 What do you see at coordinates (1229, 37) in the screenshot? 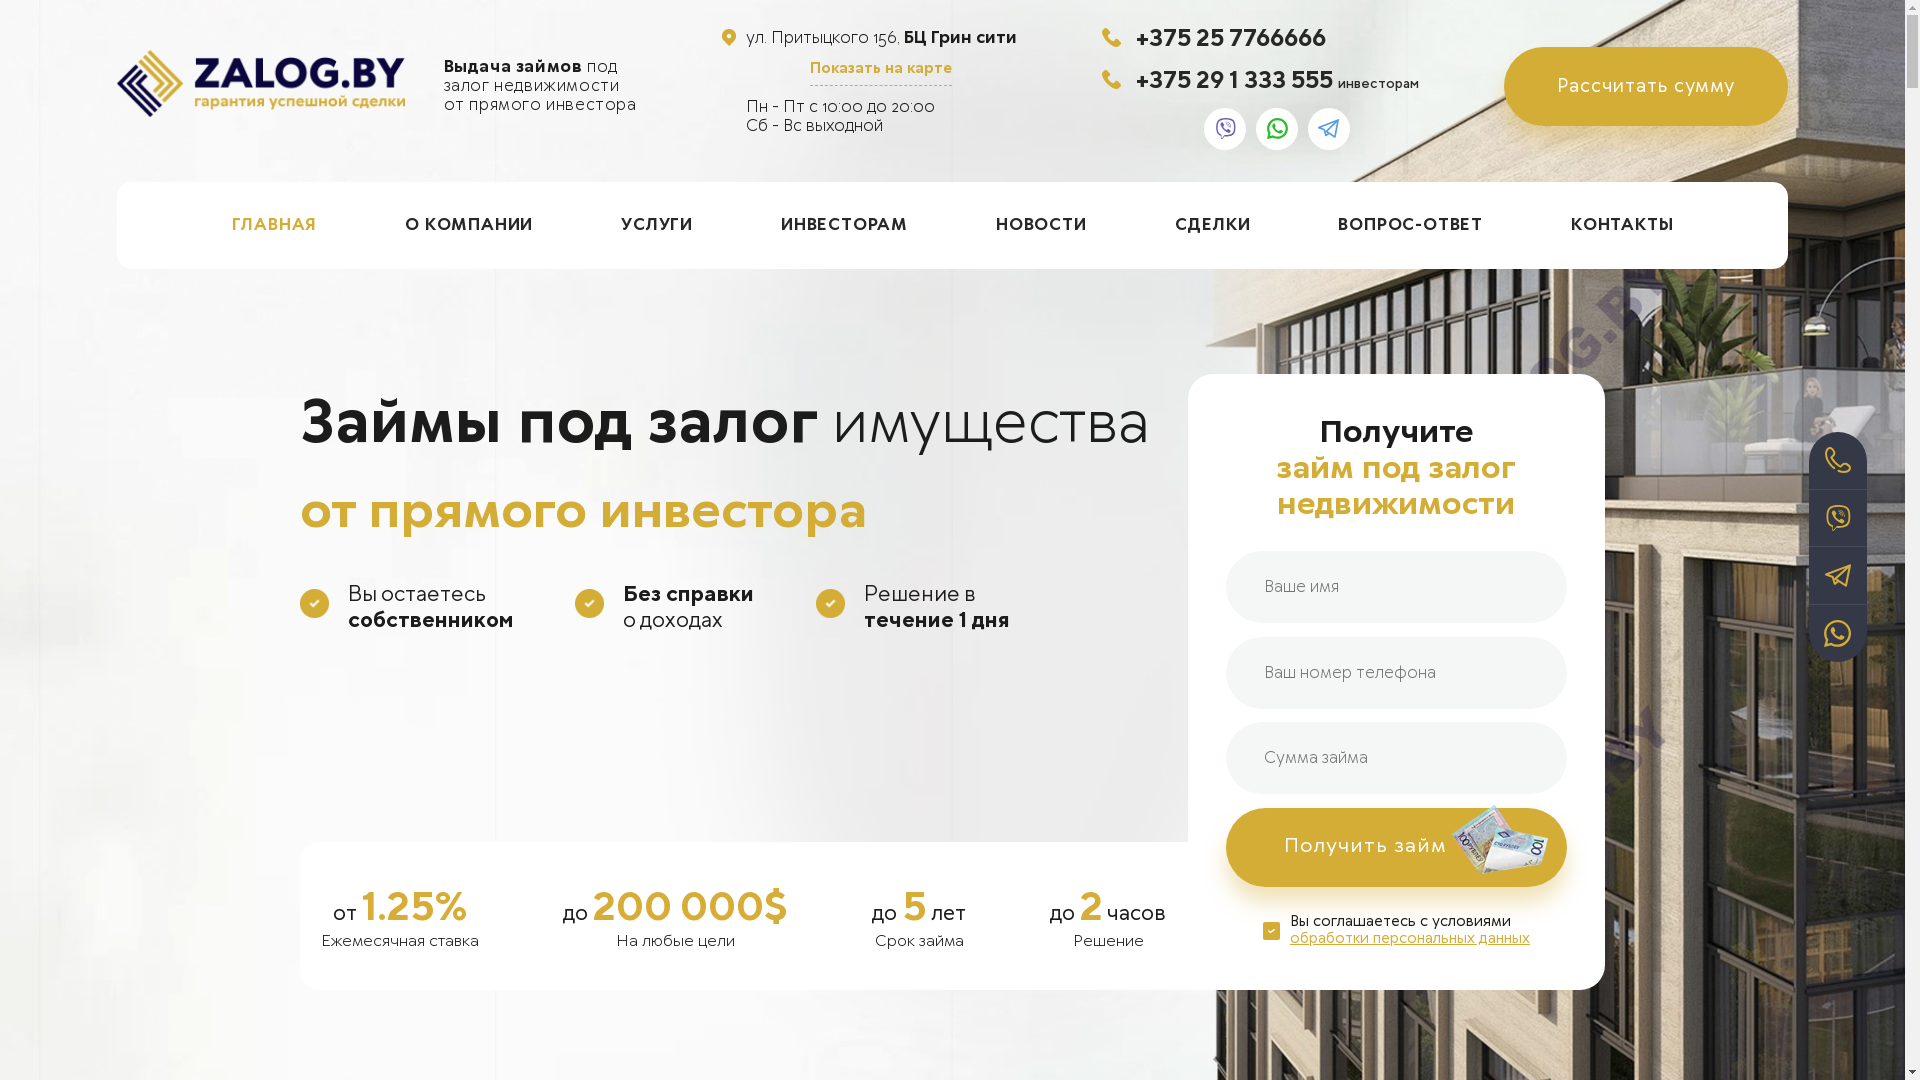
I see `'+375 25 7766666'` at bounding box center [1229, 37].